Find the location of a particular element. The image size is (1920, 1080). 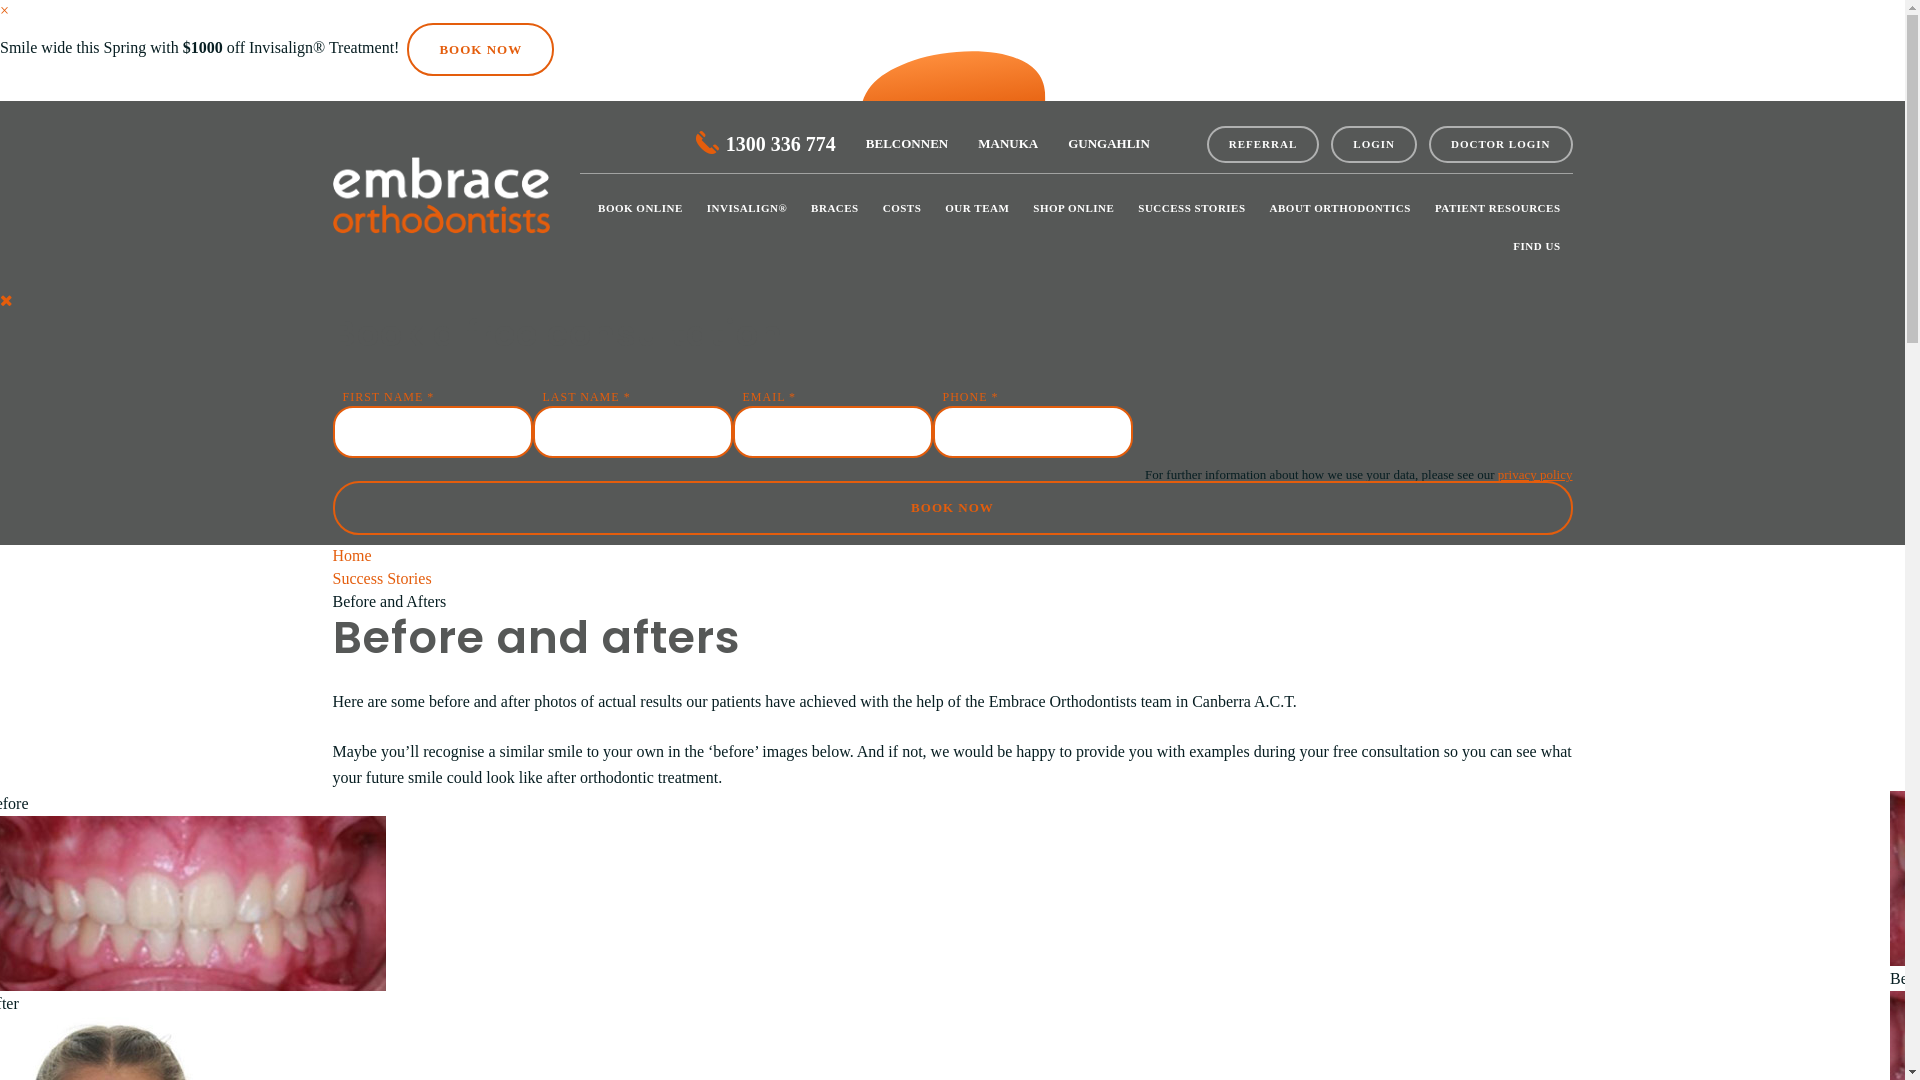

'COSTS' is located at coordinates (901, 208).